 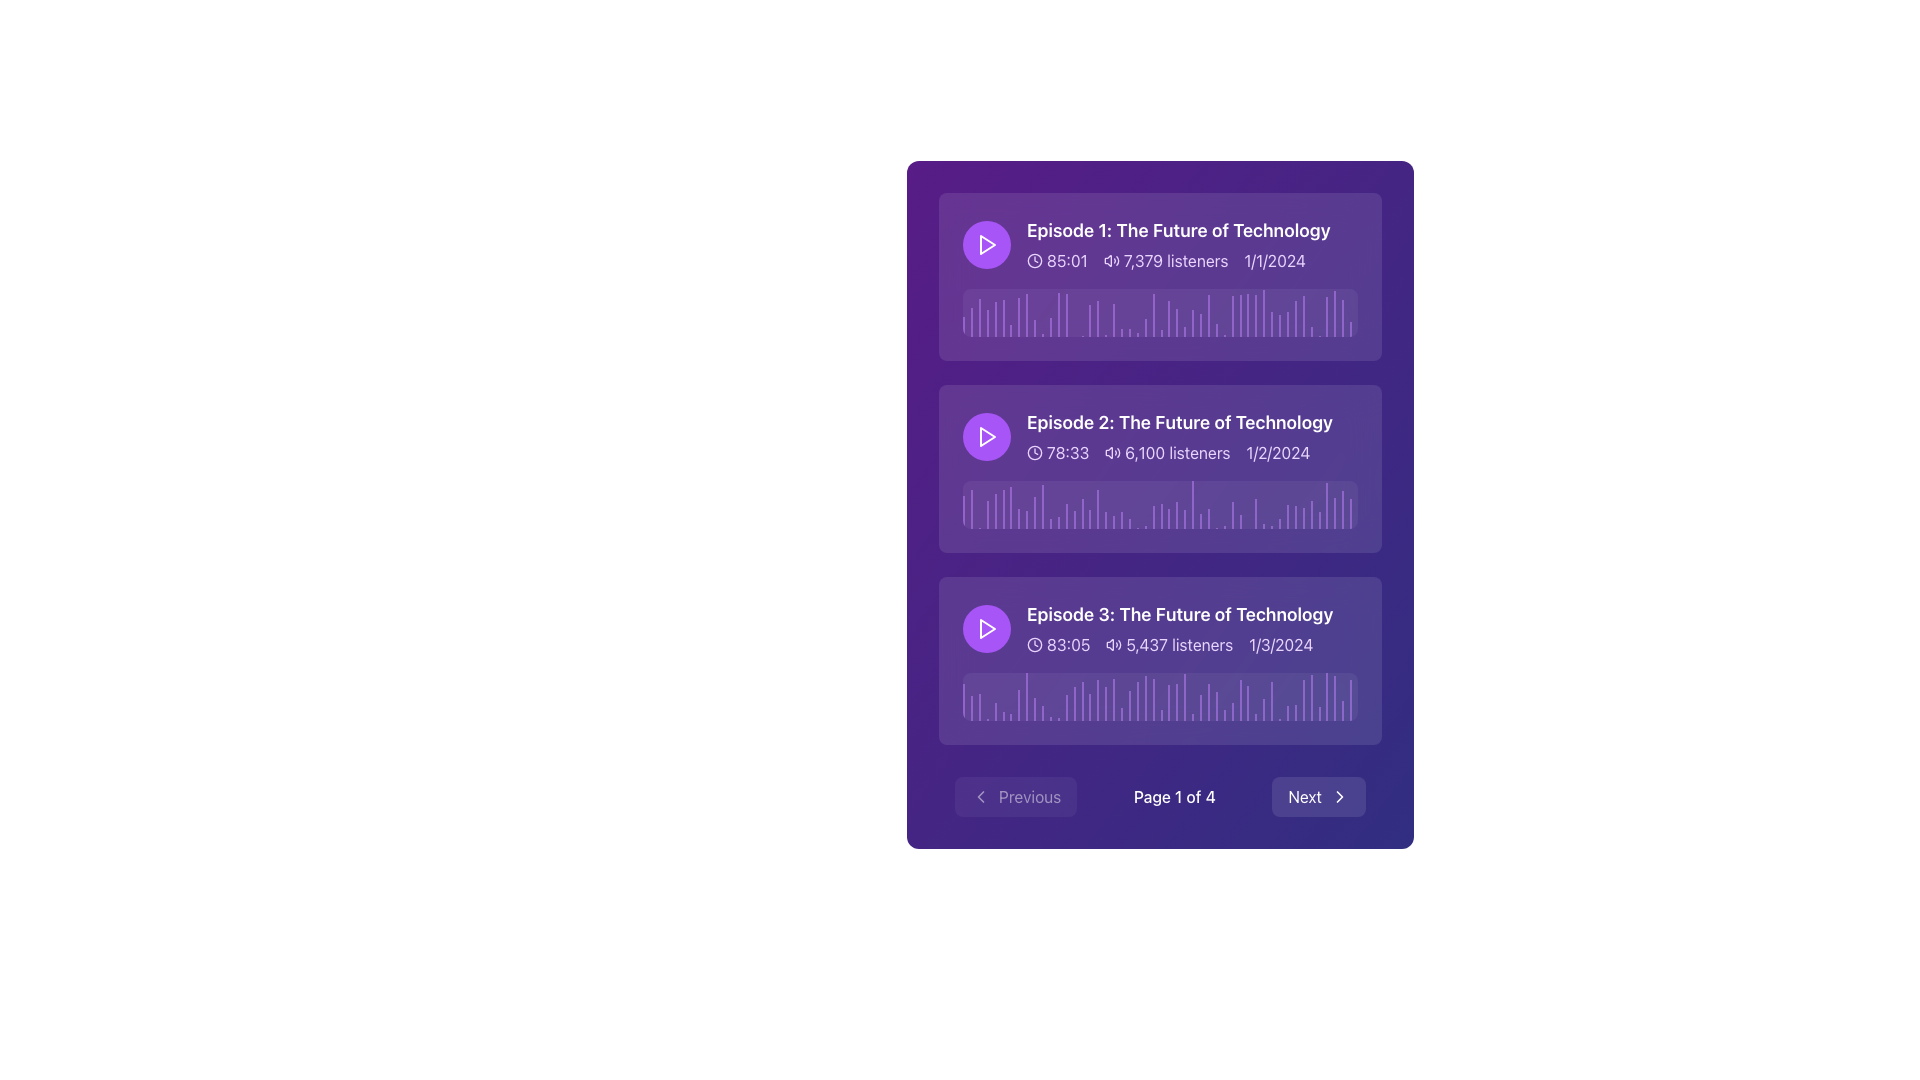 What do you see at coordinates (1019, 316) in the screenshot?
I see `the purple vertical progress marker within the waveform representation of 'Episode 1: The Future of Technology'` at bounding box center [1019, 316].